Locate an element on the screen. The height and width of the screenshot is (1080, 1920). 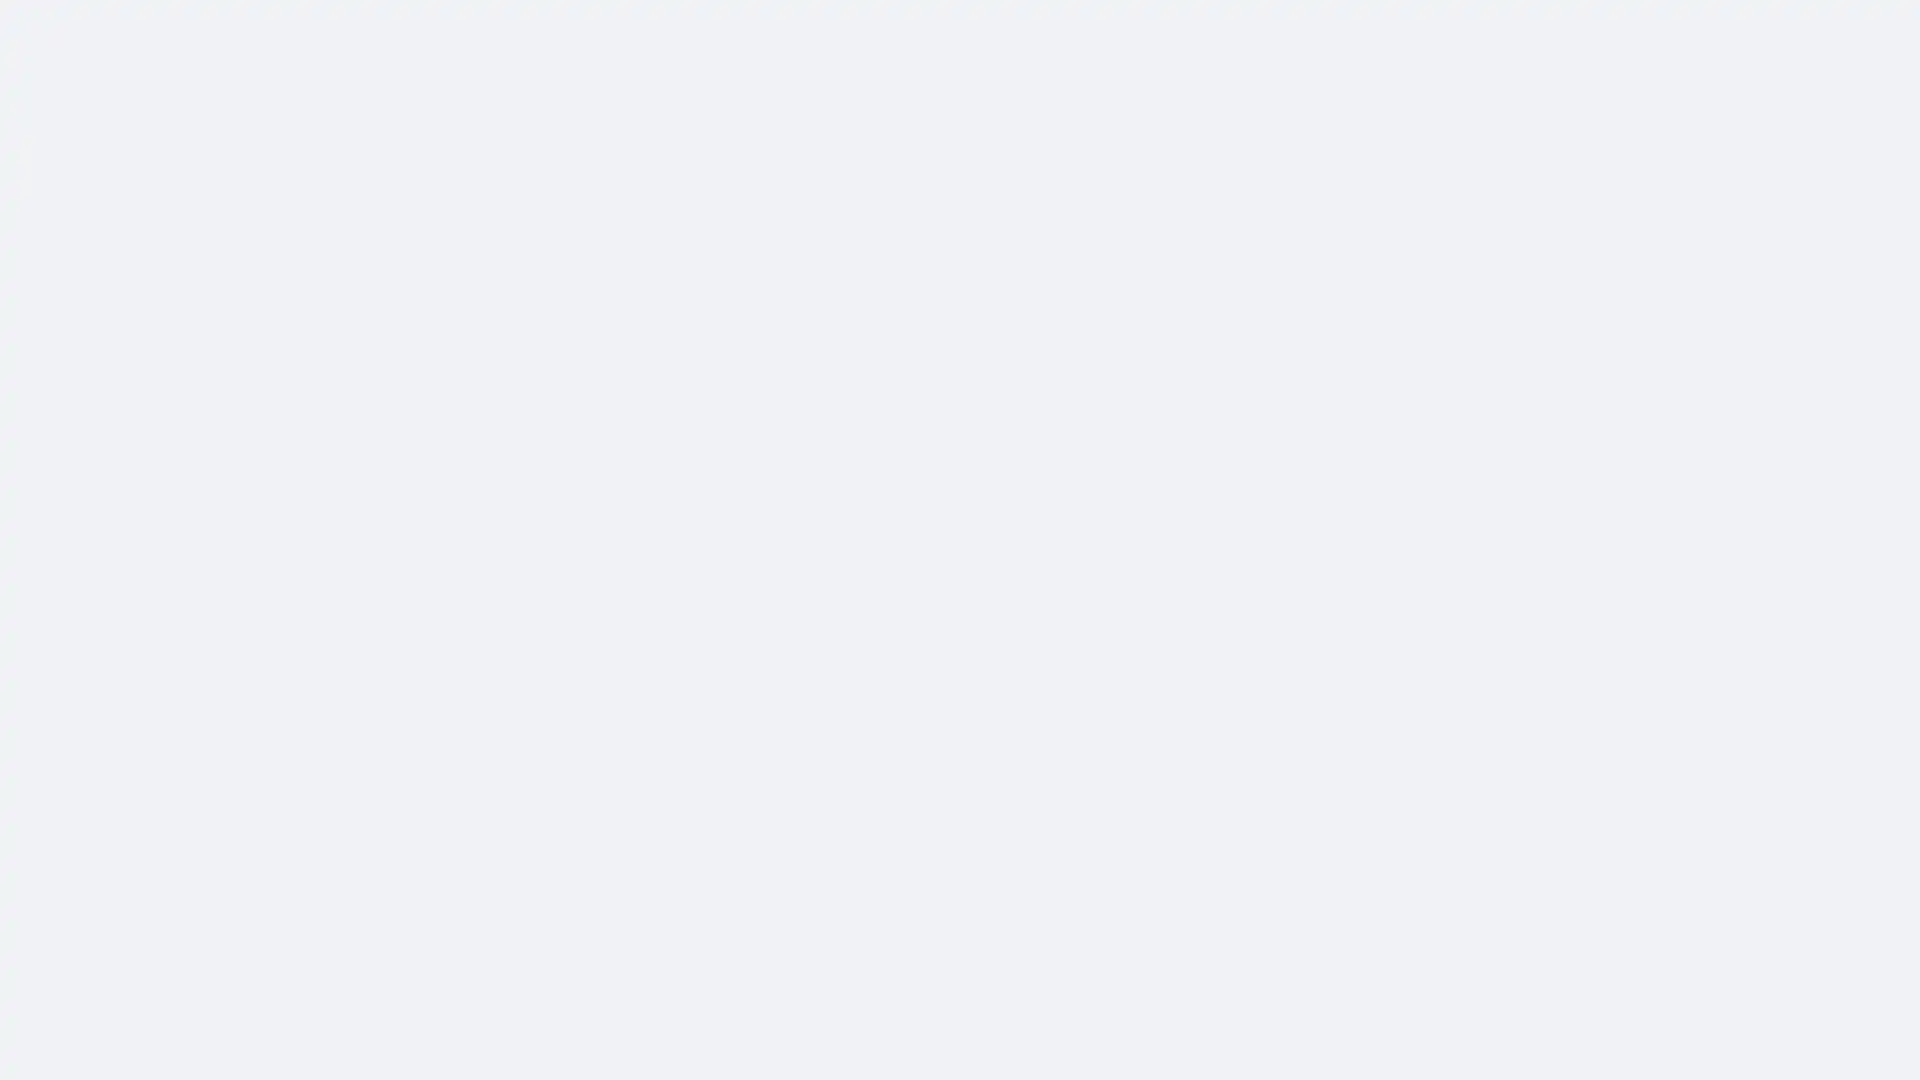
OK is located at coordinates (1163, 596).